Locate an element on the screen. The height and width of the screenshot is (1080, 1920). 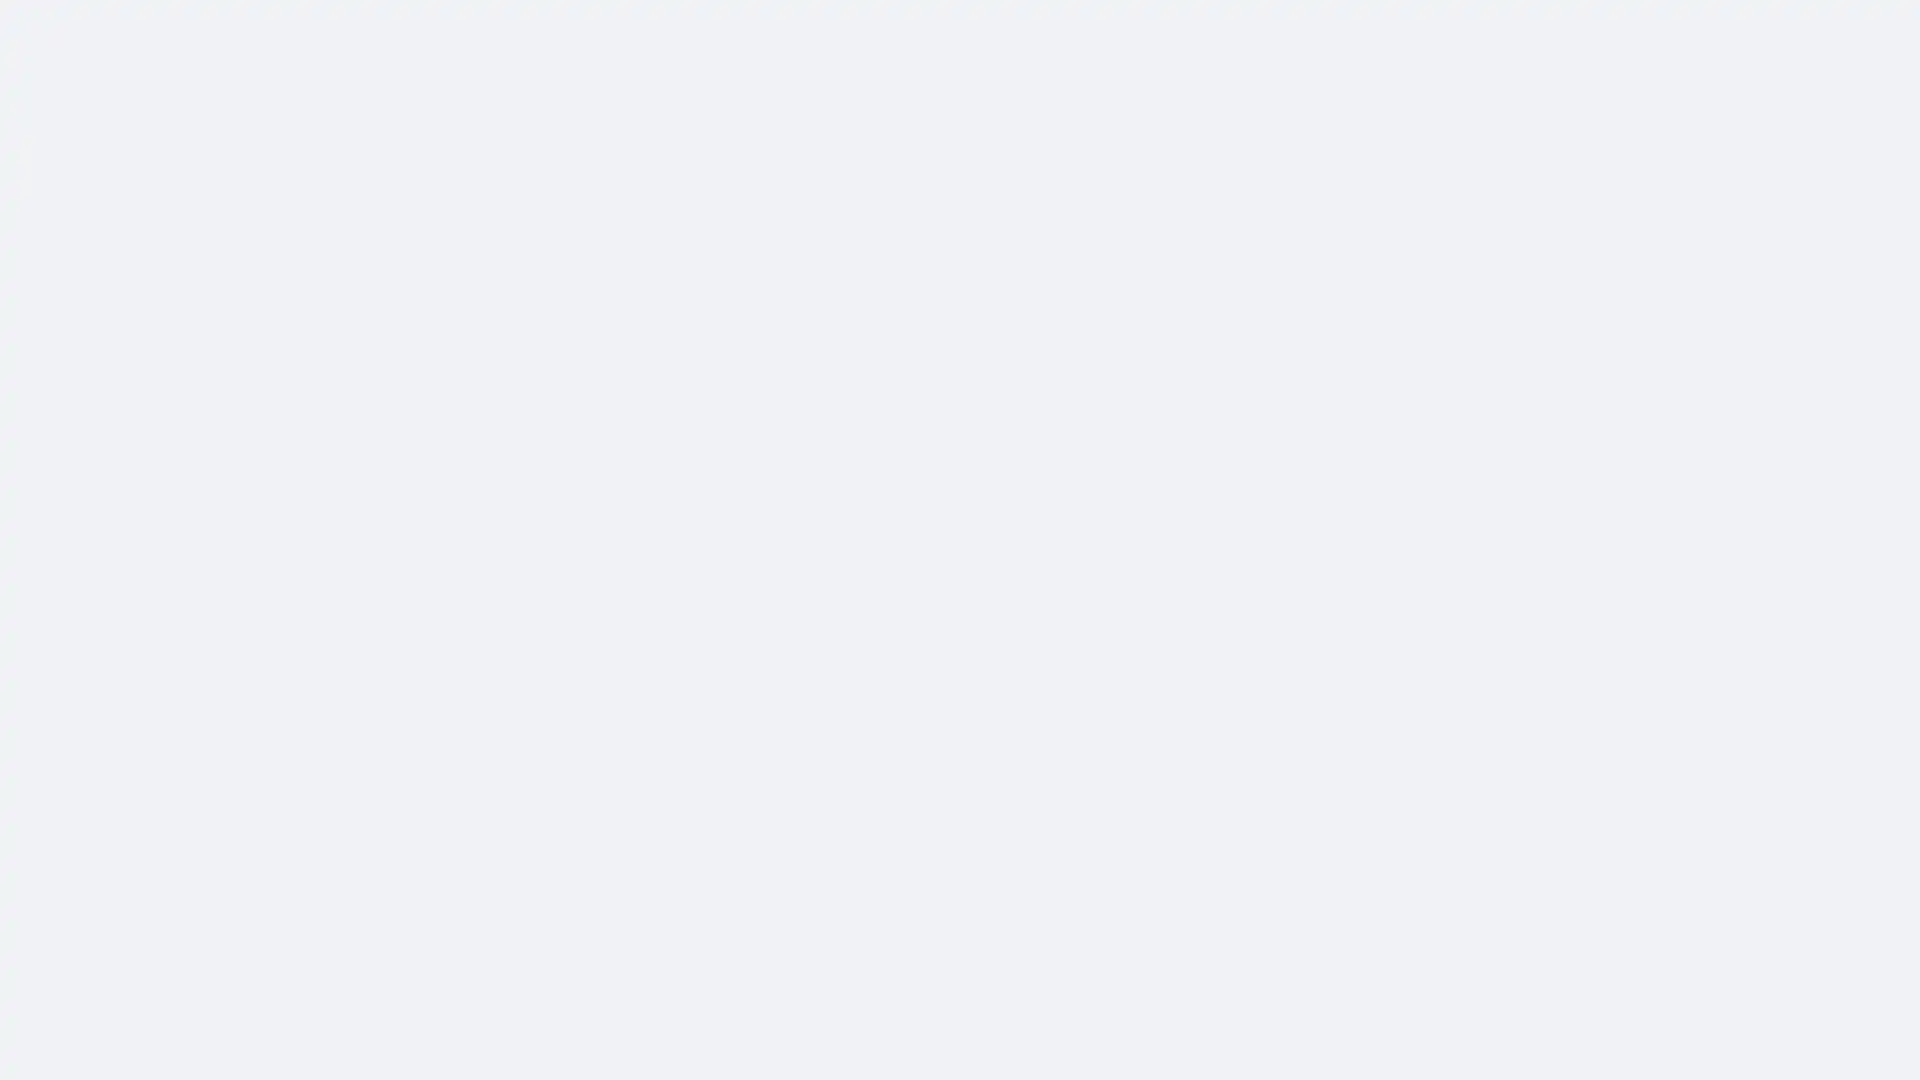
OK is located at coordinates (1163, 596).